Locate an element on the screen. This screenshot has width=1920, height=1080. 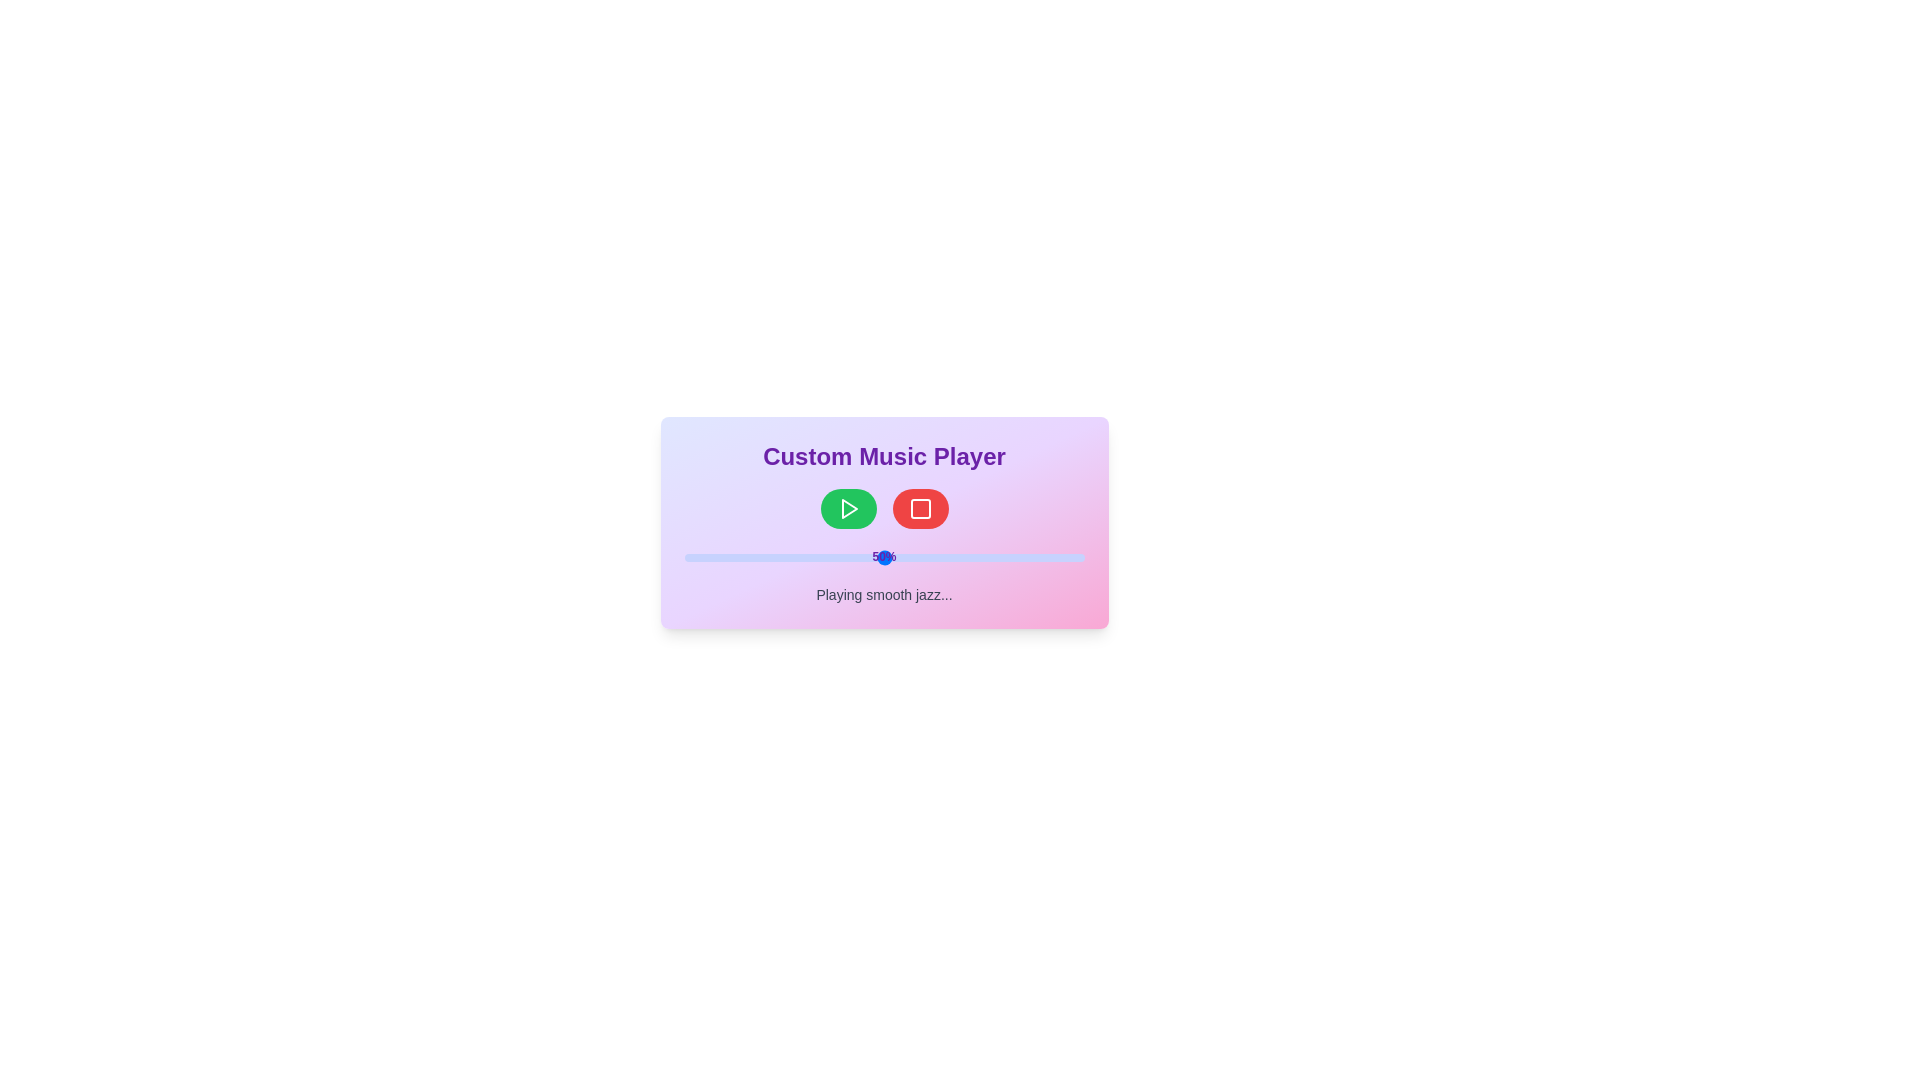
the slider is located at coordinates (1059, 558).